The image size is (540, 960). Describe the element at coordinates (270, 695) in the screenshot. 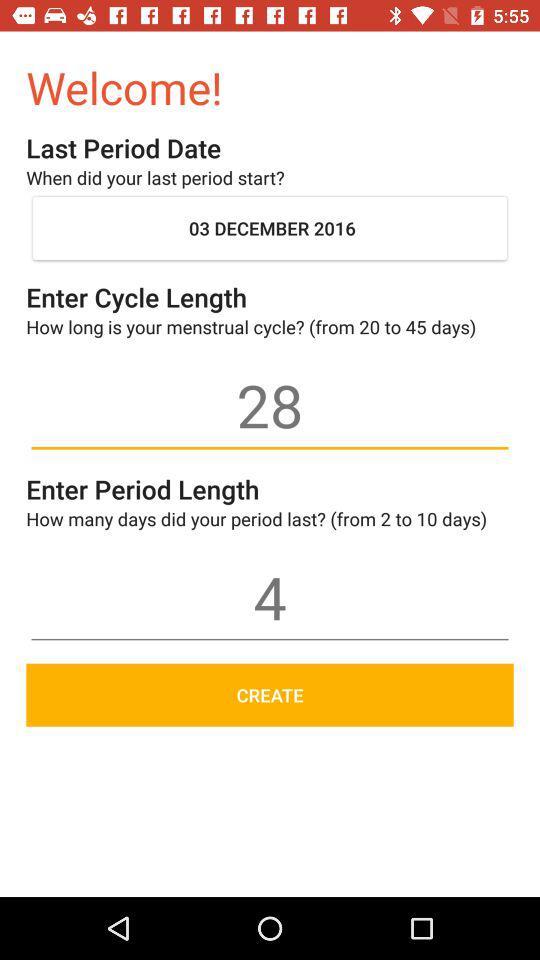

I see `the item below 4 item` at that location.